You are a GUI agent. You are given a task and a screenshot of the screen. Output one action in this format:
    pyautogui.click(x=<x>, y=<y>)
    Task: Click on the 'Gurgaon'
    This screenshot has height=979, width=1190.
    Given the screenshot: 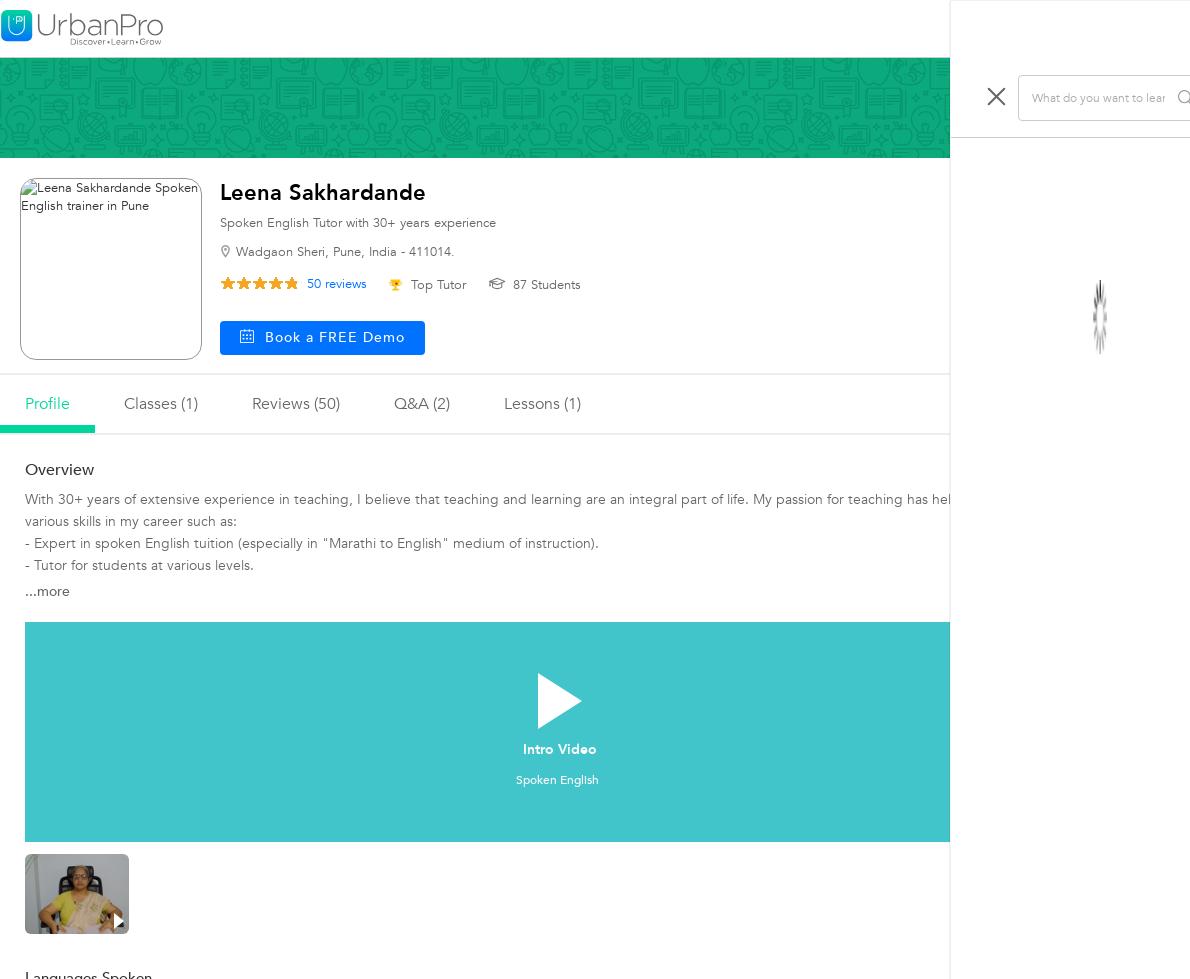 What is the action you would take?
    pyautogui.click(x=1004, y=600)
    